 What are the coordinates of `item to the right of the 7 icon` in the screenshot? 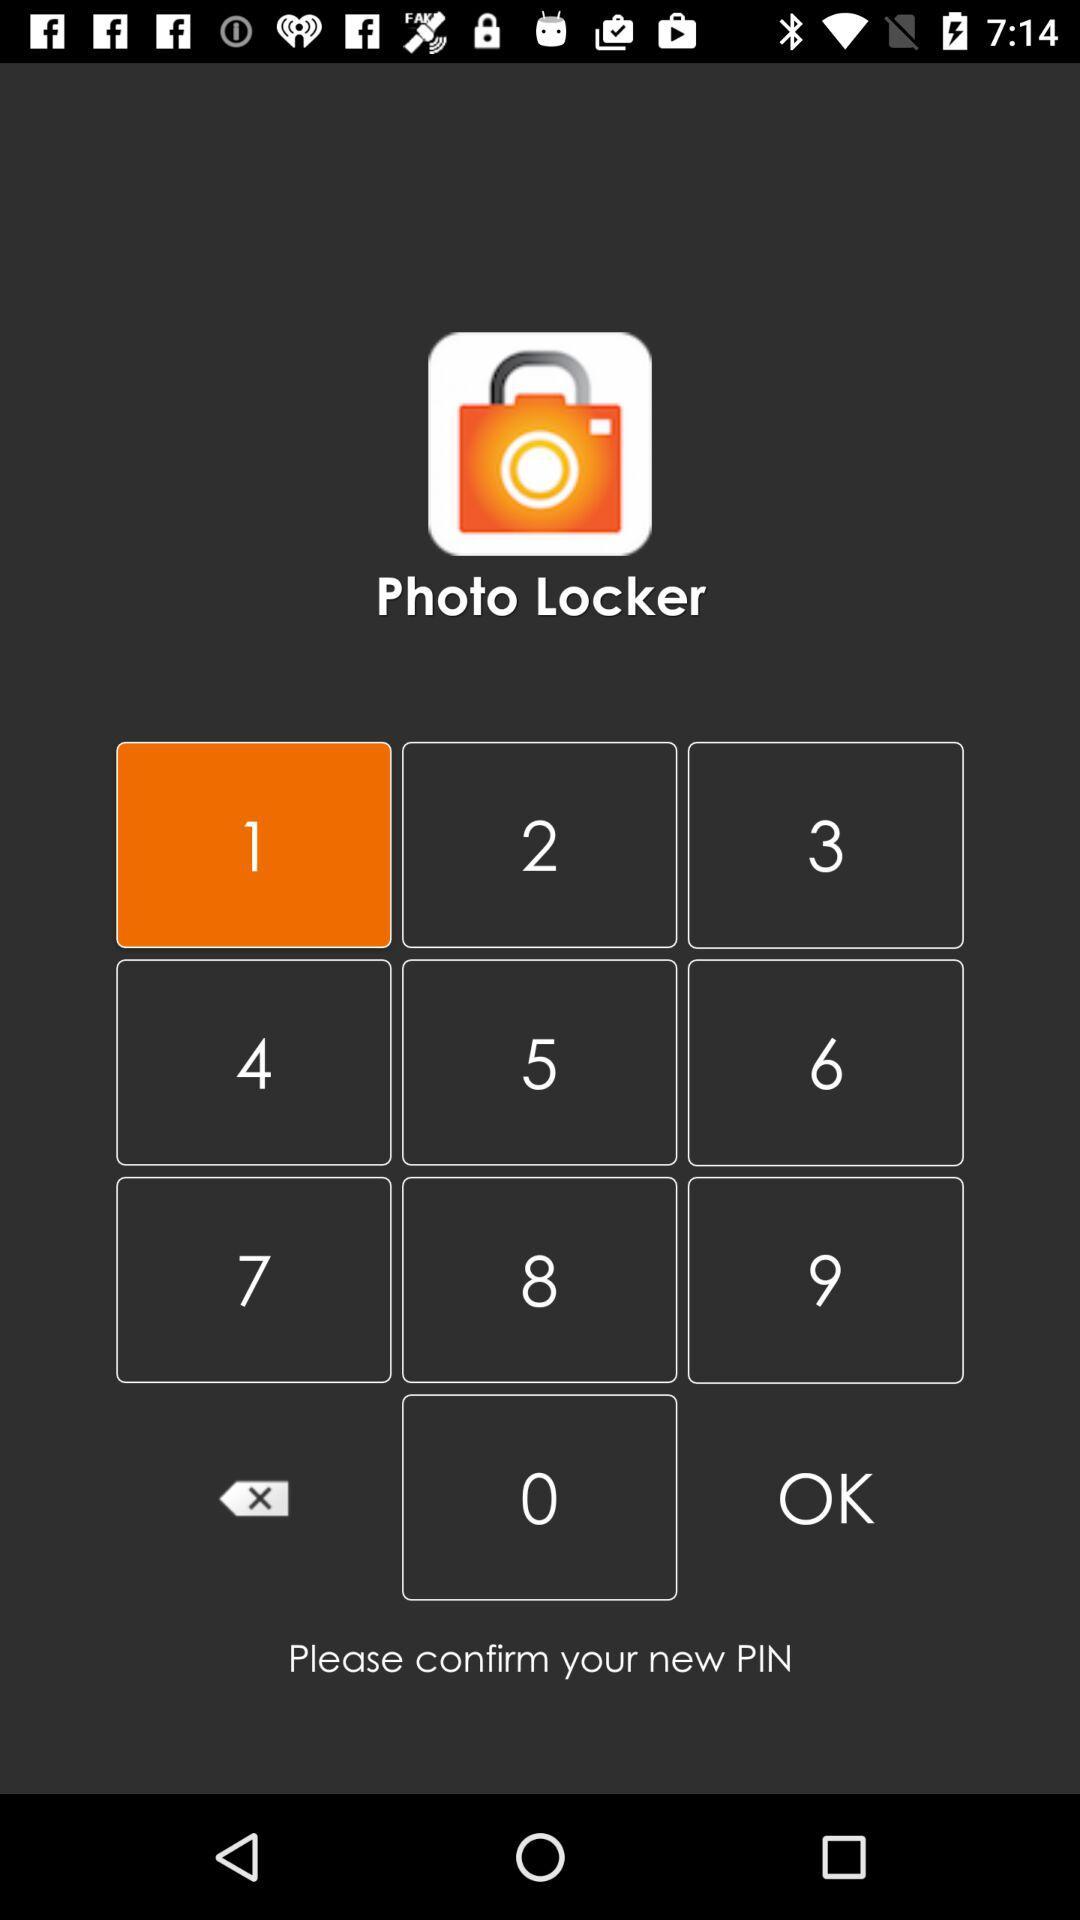 It's located at (538, 1497).